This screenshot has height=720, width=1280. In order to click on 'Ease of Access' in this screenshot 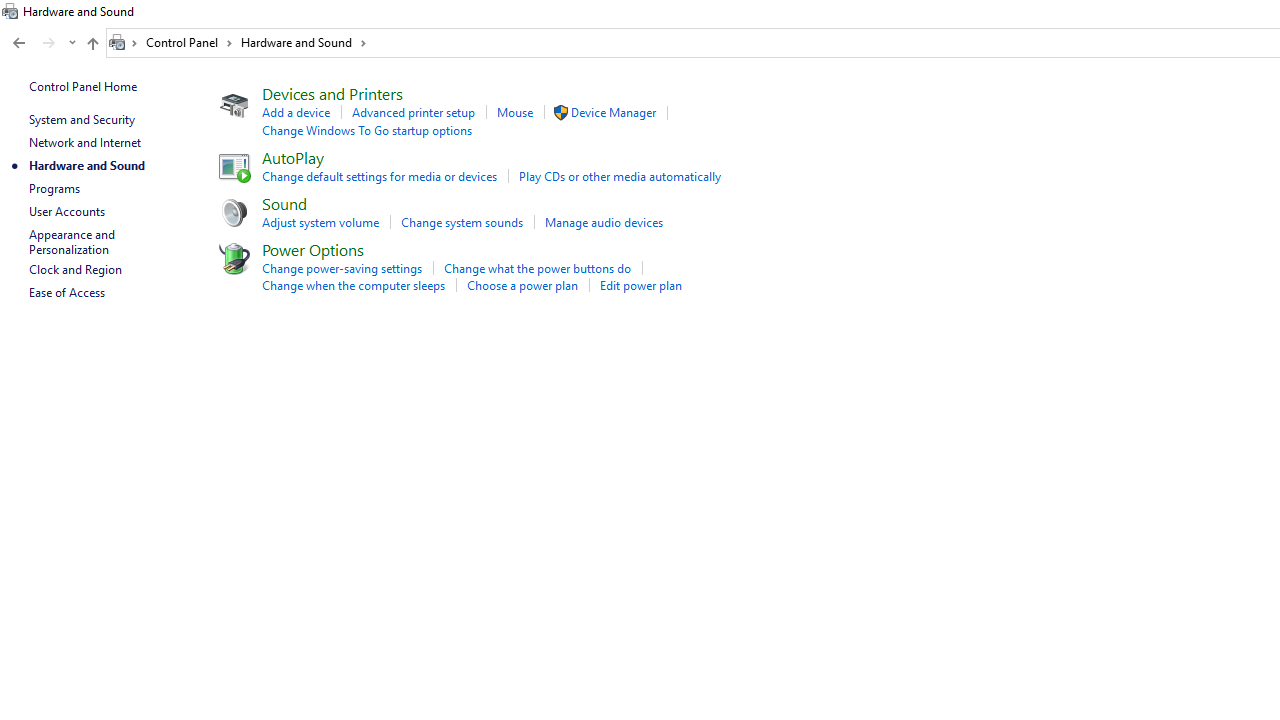, I will do `click(67, 292)`.